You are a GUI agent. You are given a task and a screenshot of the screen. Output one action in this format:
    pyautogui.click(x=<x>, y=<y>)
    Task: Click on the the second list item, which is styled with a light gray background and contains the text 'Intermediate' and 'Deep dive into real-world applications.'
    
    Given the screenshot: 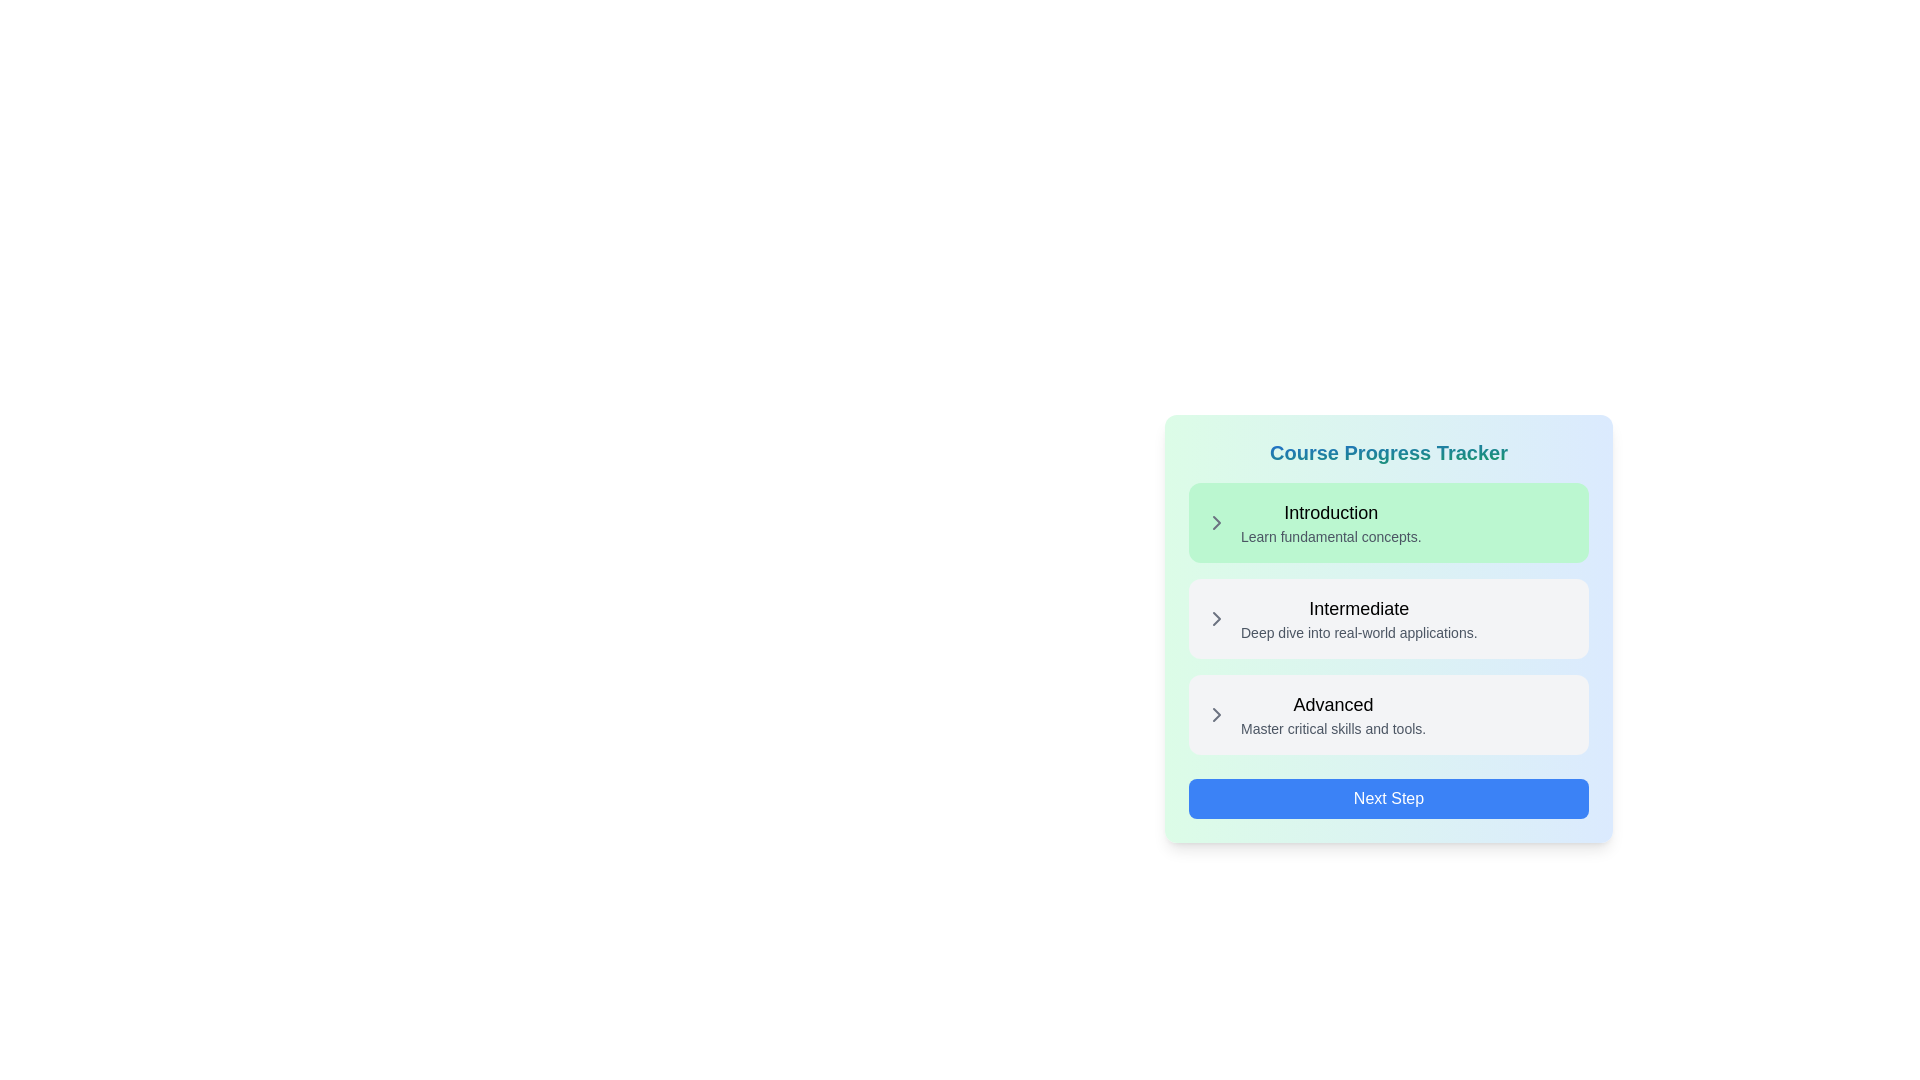 What is the action you would take?
    pyautogui.click(x=1387, y=617)
    